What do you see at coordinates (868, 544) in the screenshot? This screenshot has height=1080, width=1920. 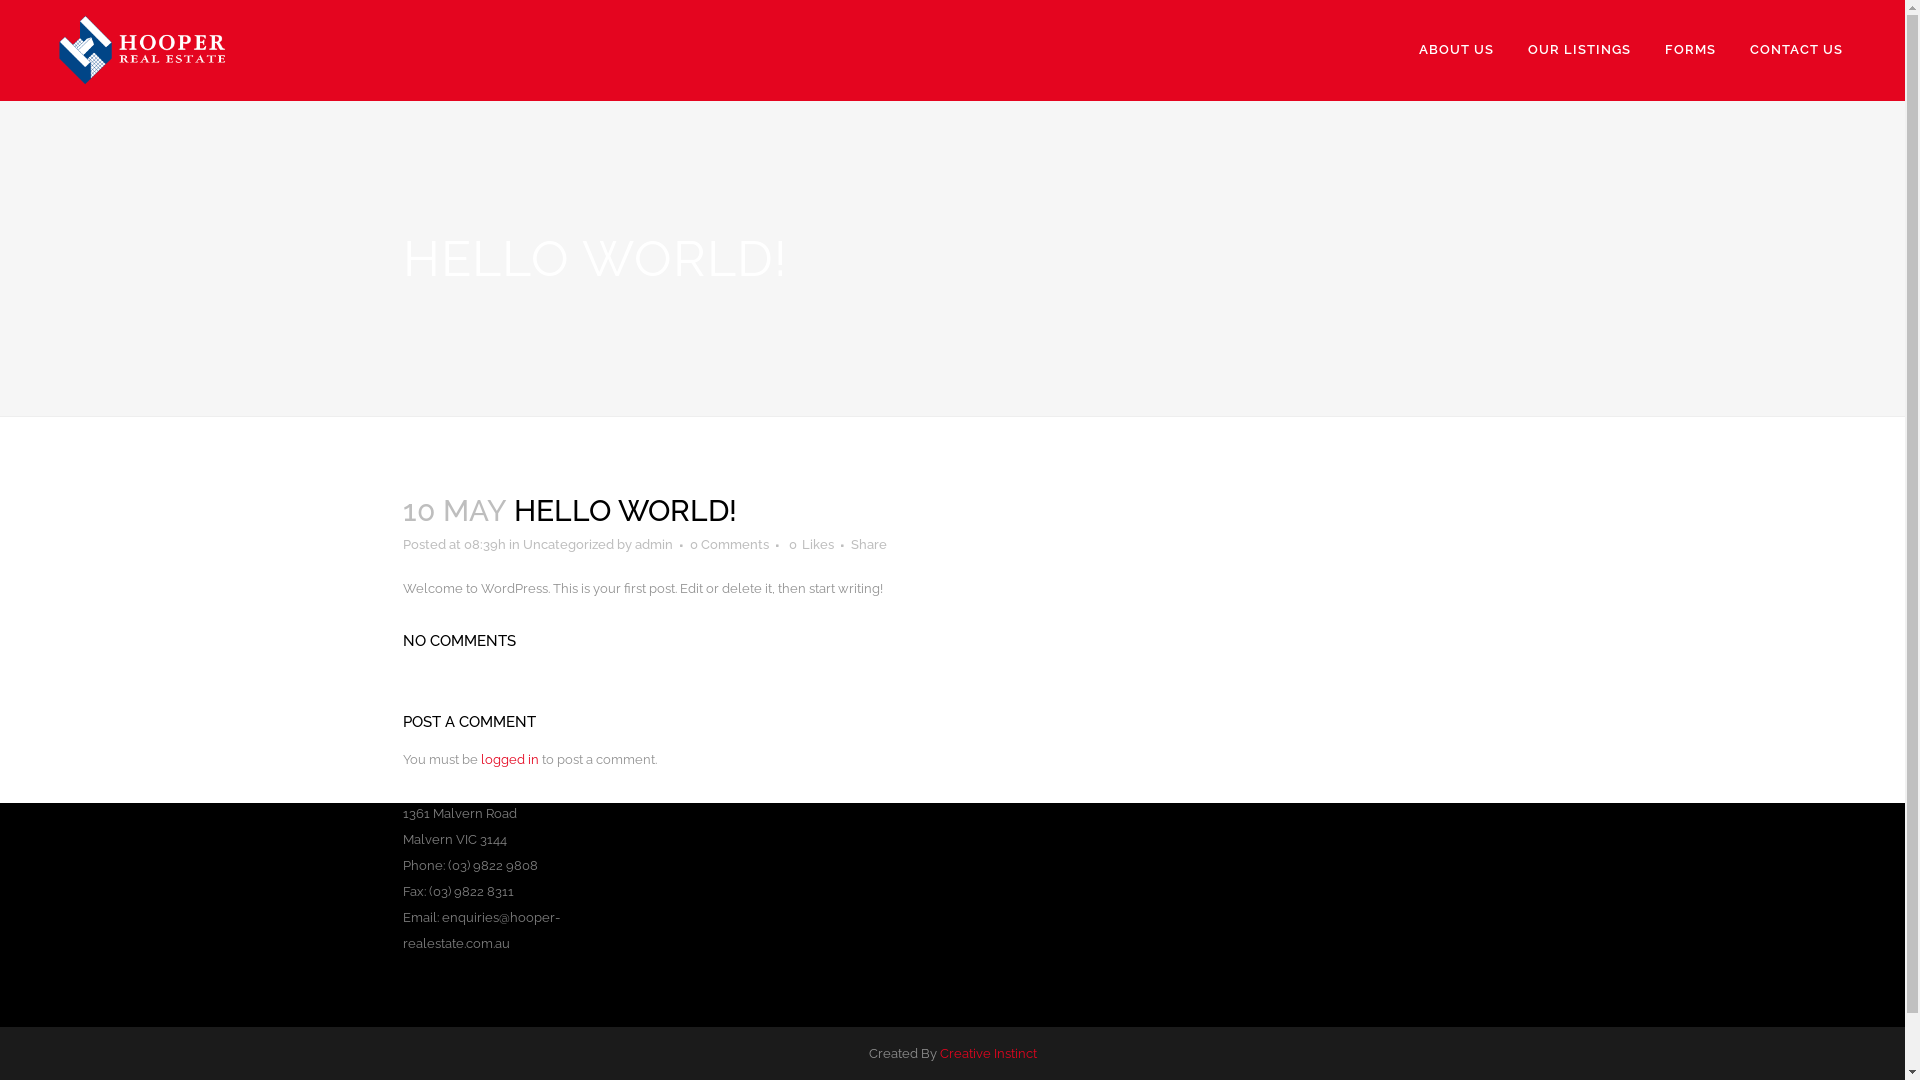 I see `'Share'` at bounding box center [868, 544].